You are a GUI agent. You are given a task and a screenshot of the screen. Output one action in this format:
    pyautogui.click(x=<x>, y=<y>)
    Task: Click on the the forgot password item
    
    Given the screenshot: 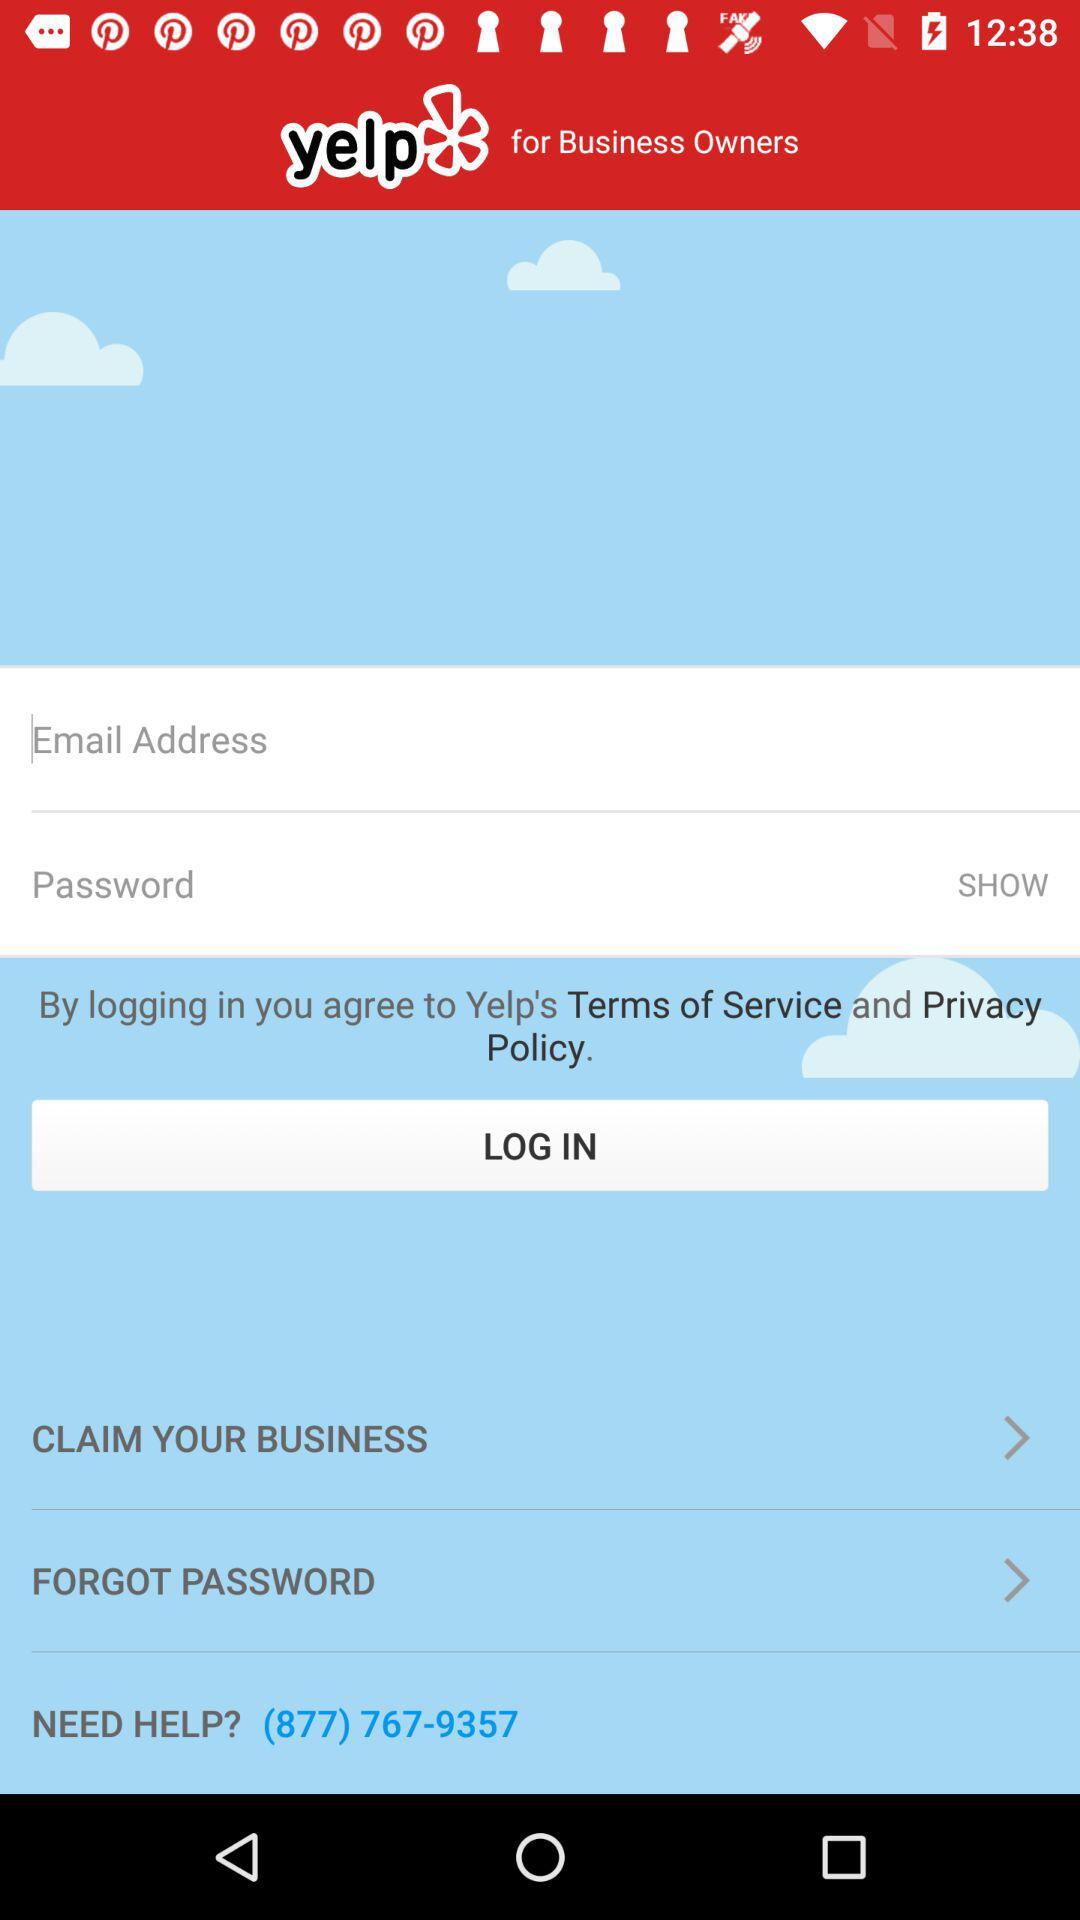 What is the action you would take?
    pyautogui.click(x=540, y=1579)
    